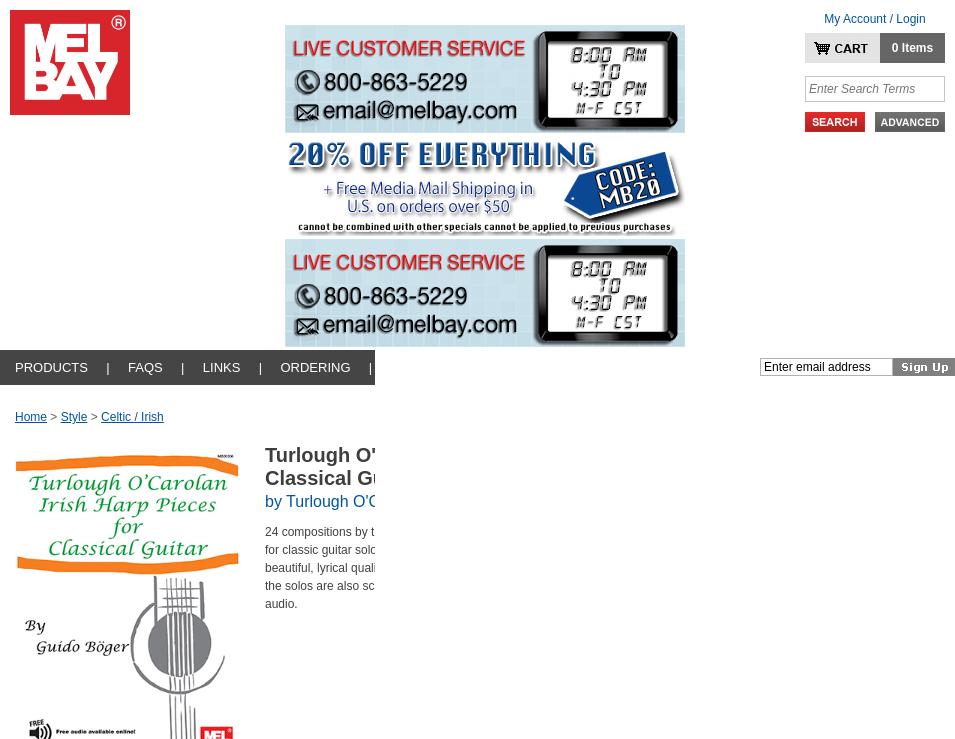 The width and height of the screenshot is (955, 739). What do you see at coordinates (220, 366) in the screenshot?
I see `'LINKS'` at bounding box center [220, 366].